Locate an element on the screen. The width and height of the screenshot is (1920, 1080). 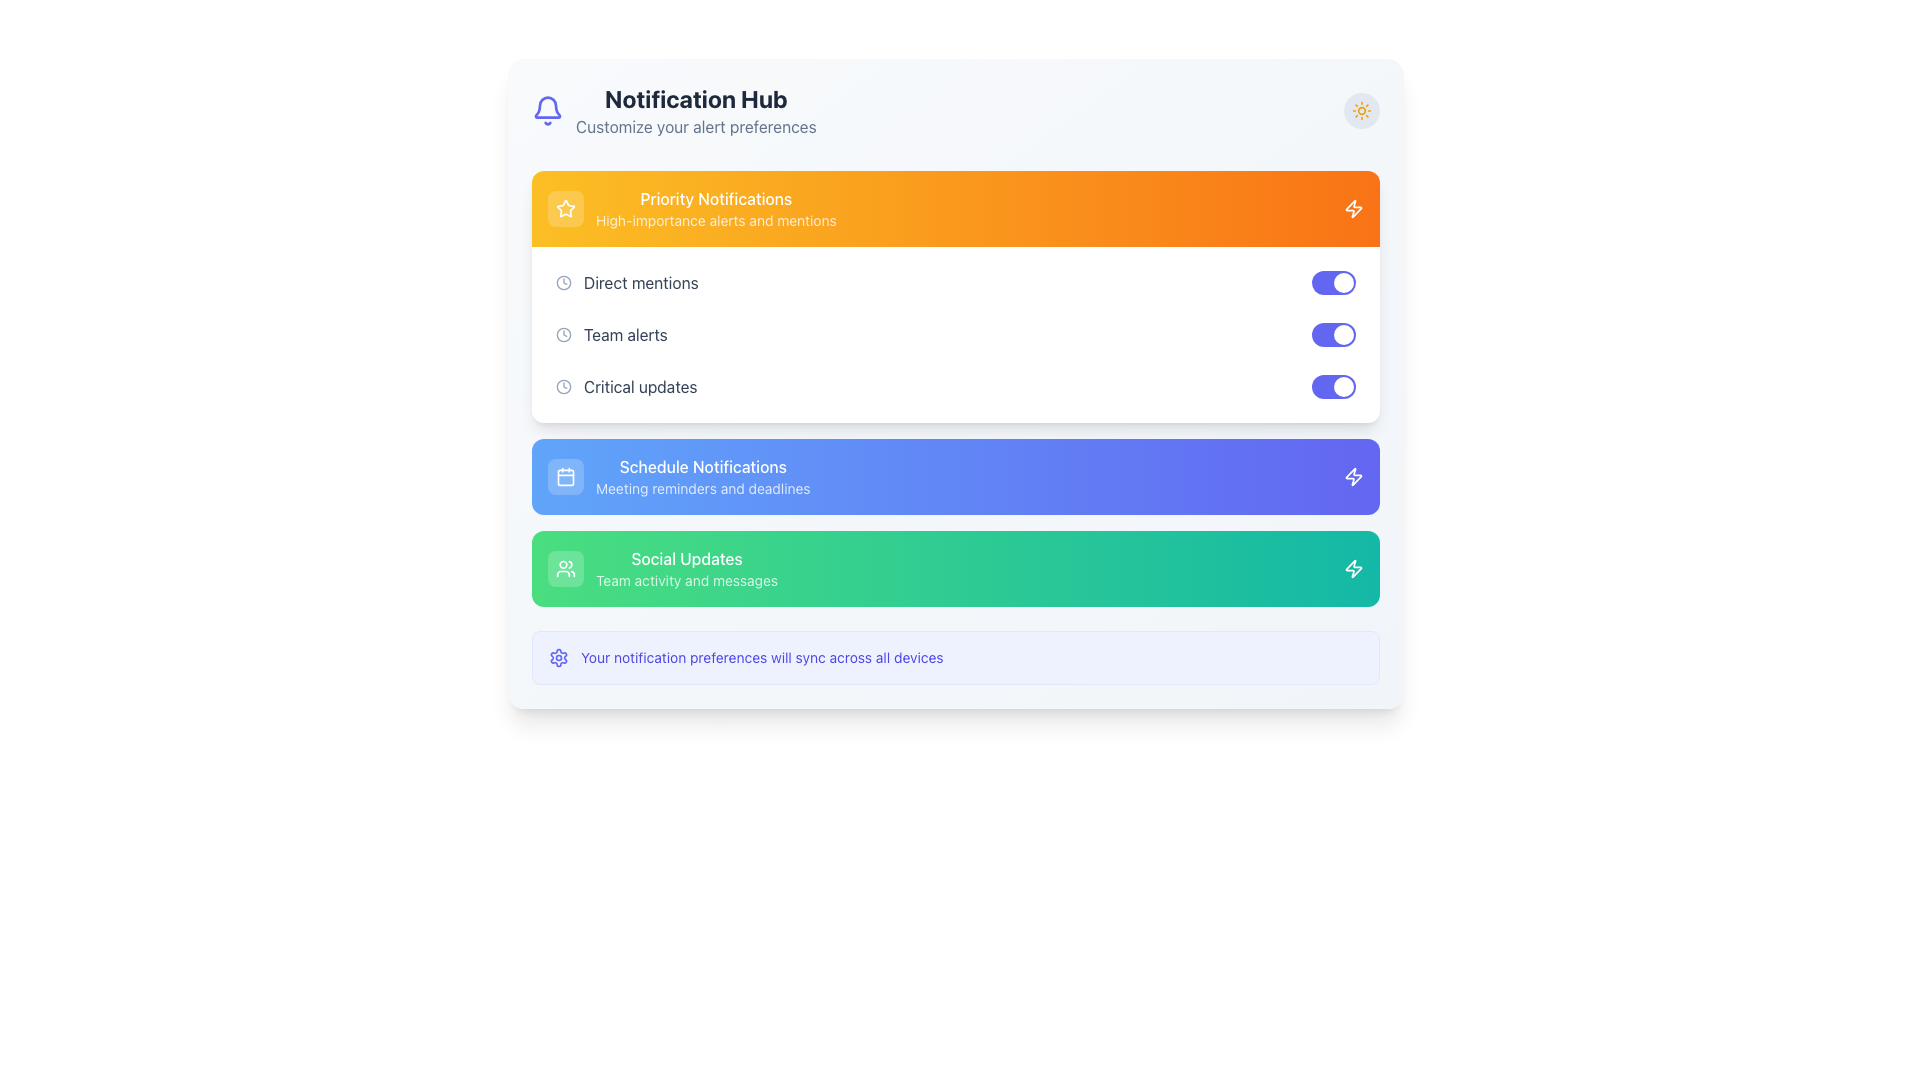
the descriptive subtitle for the 'Priority Notifications' category located in the orange highlighted section at the top of the notification preferences interface is located at coordinates (716, 220).